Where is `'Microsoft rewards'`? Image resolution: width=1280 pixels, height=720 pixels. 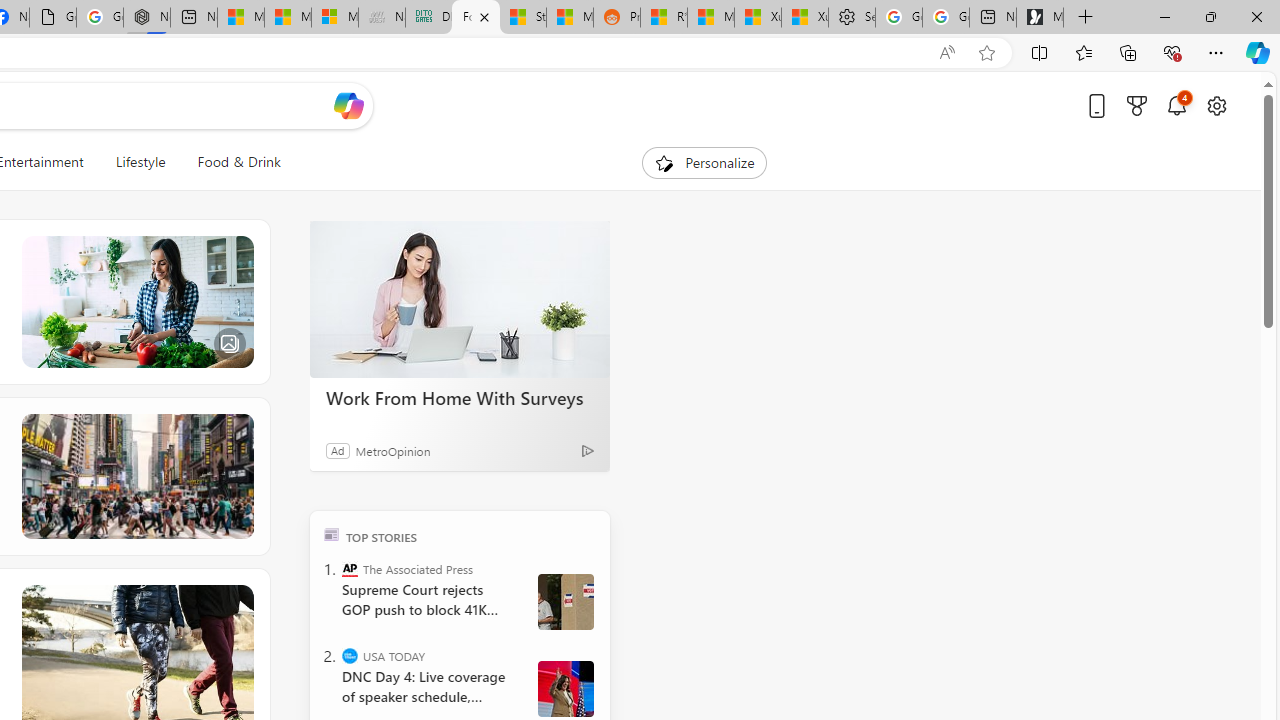
'Microsoft rewards' is located at coordinates (1137, 105).